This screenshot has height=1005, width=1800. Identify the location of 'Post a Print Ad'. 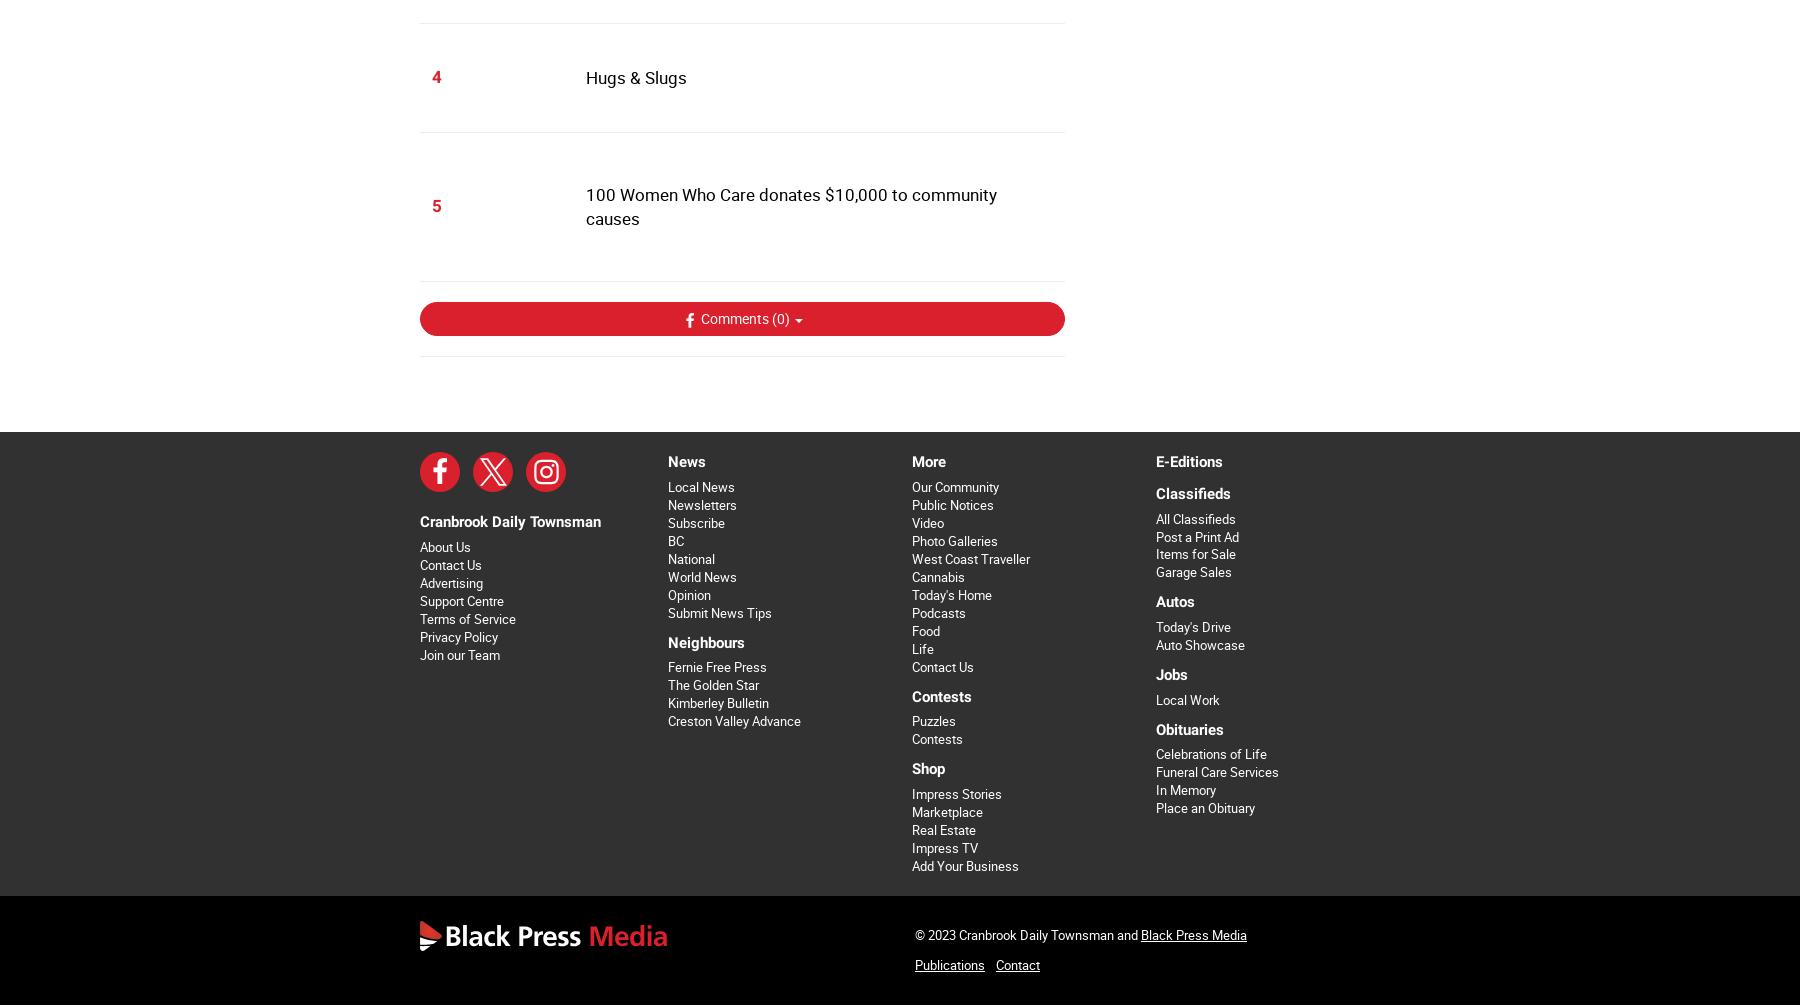
(1195, 535).